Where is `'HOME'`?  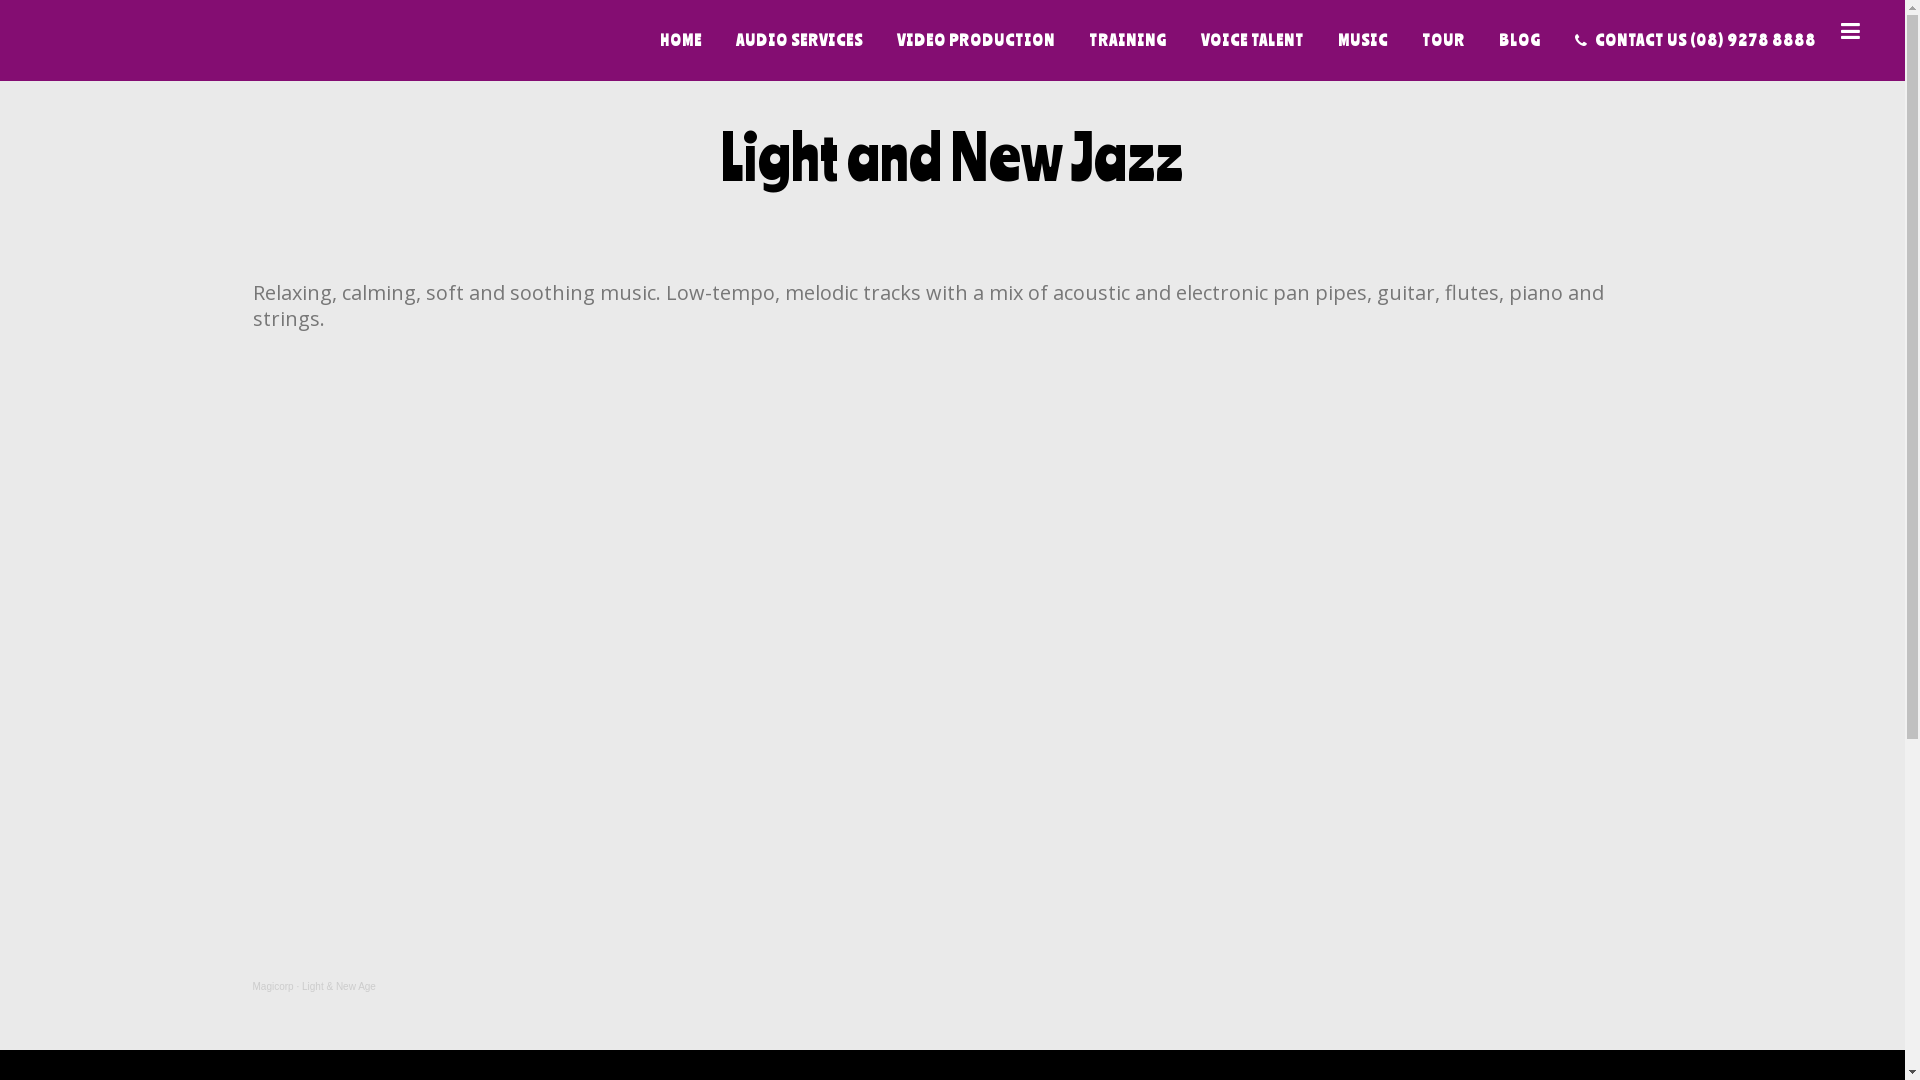
'HOME' is located at coordinates (681, 39).